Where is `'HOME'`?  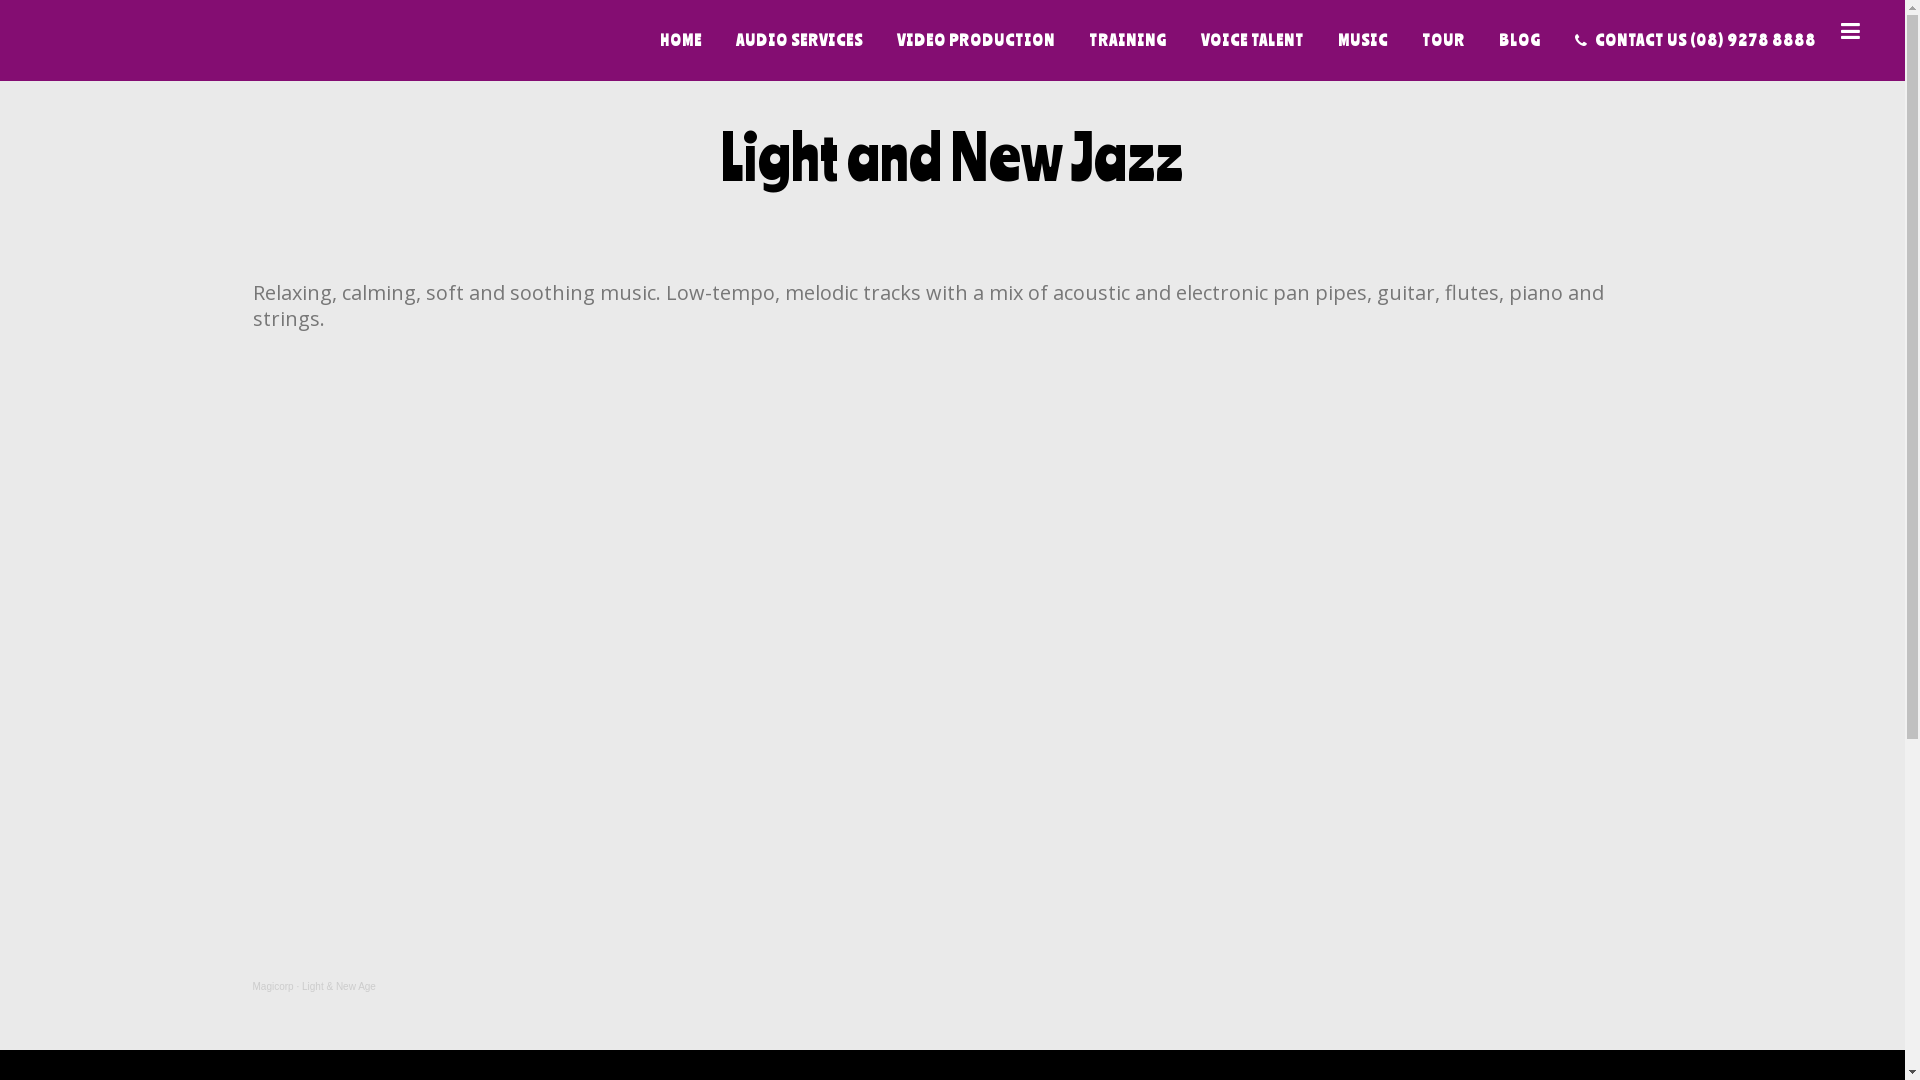
'HOME' is located at coordinates (681, 39).